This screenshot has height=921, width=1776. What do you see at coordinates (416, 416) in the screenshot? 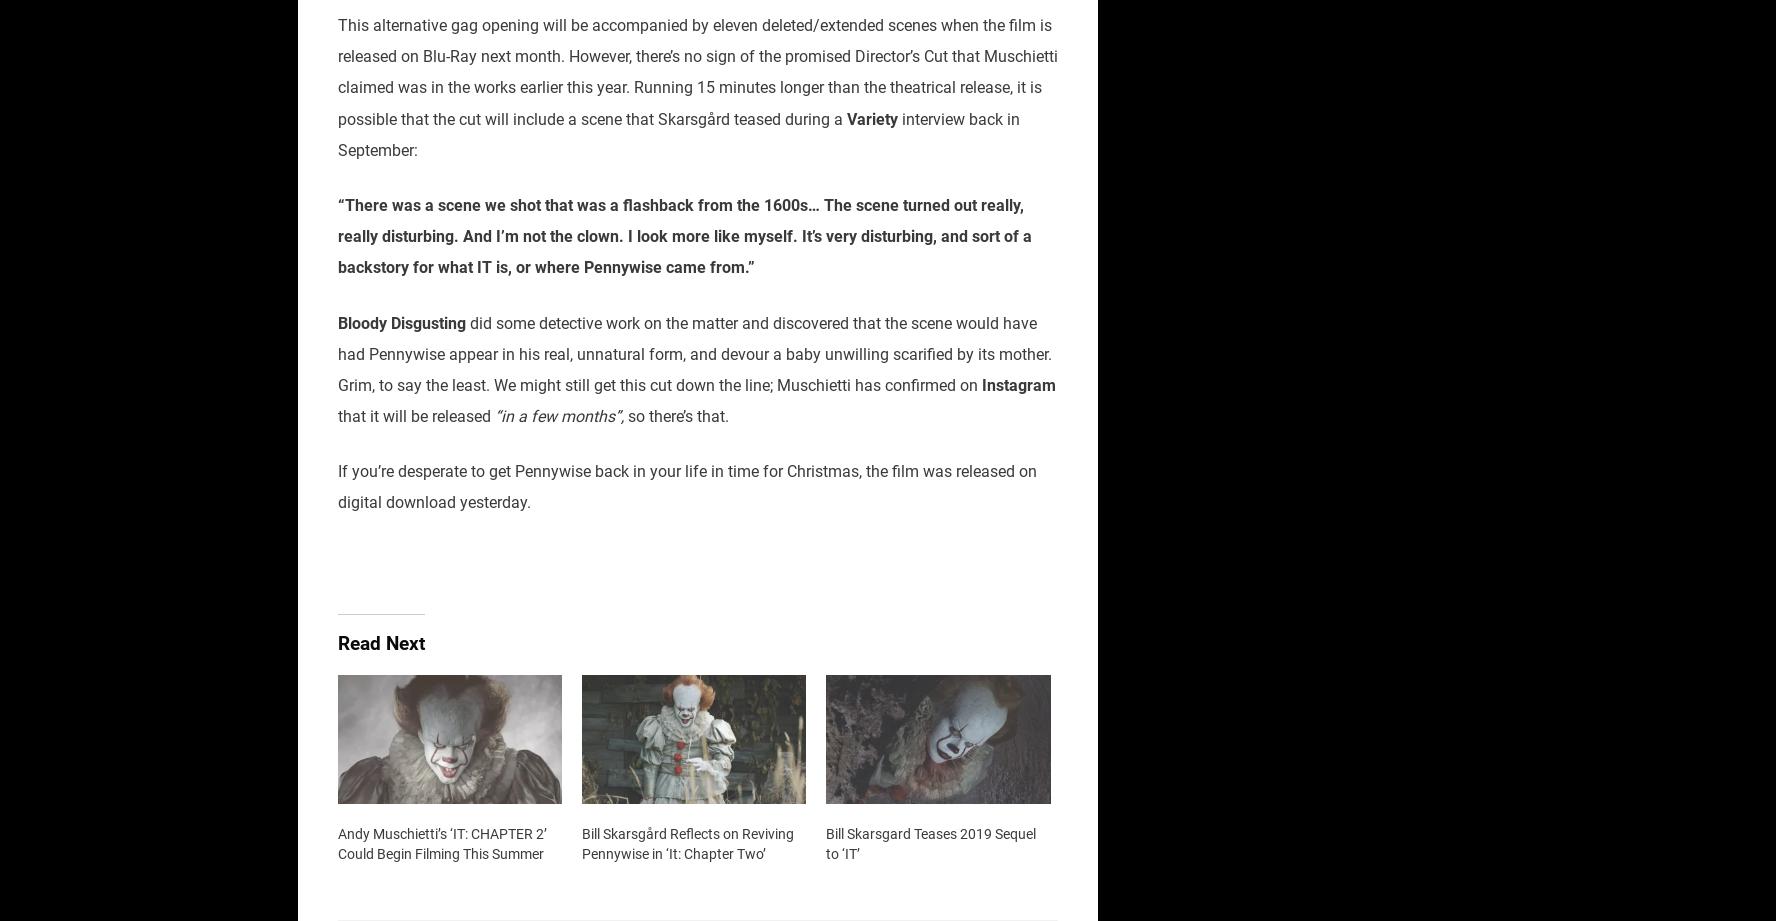
I see `'that it will be released'` at bounding box center [416, 416].